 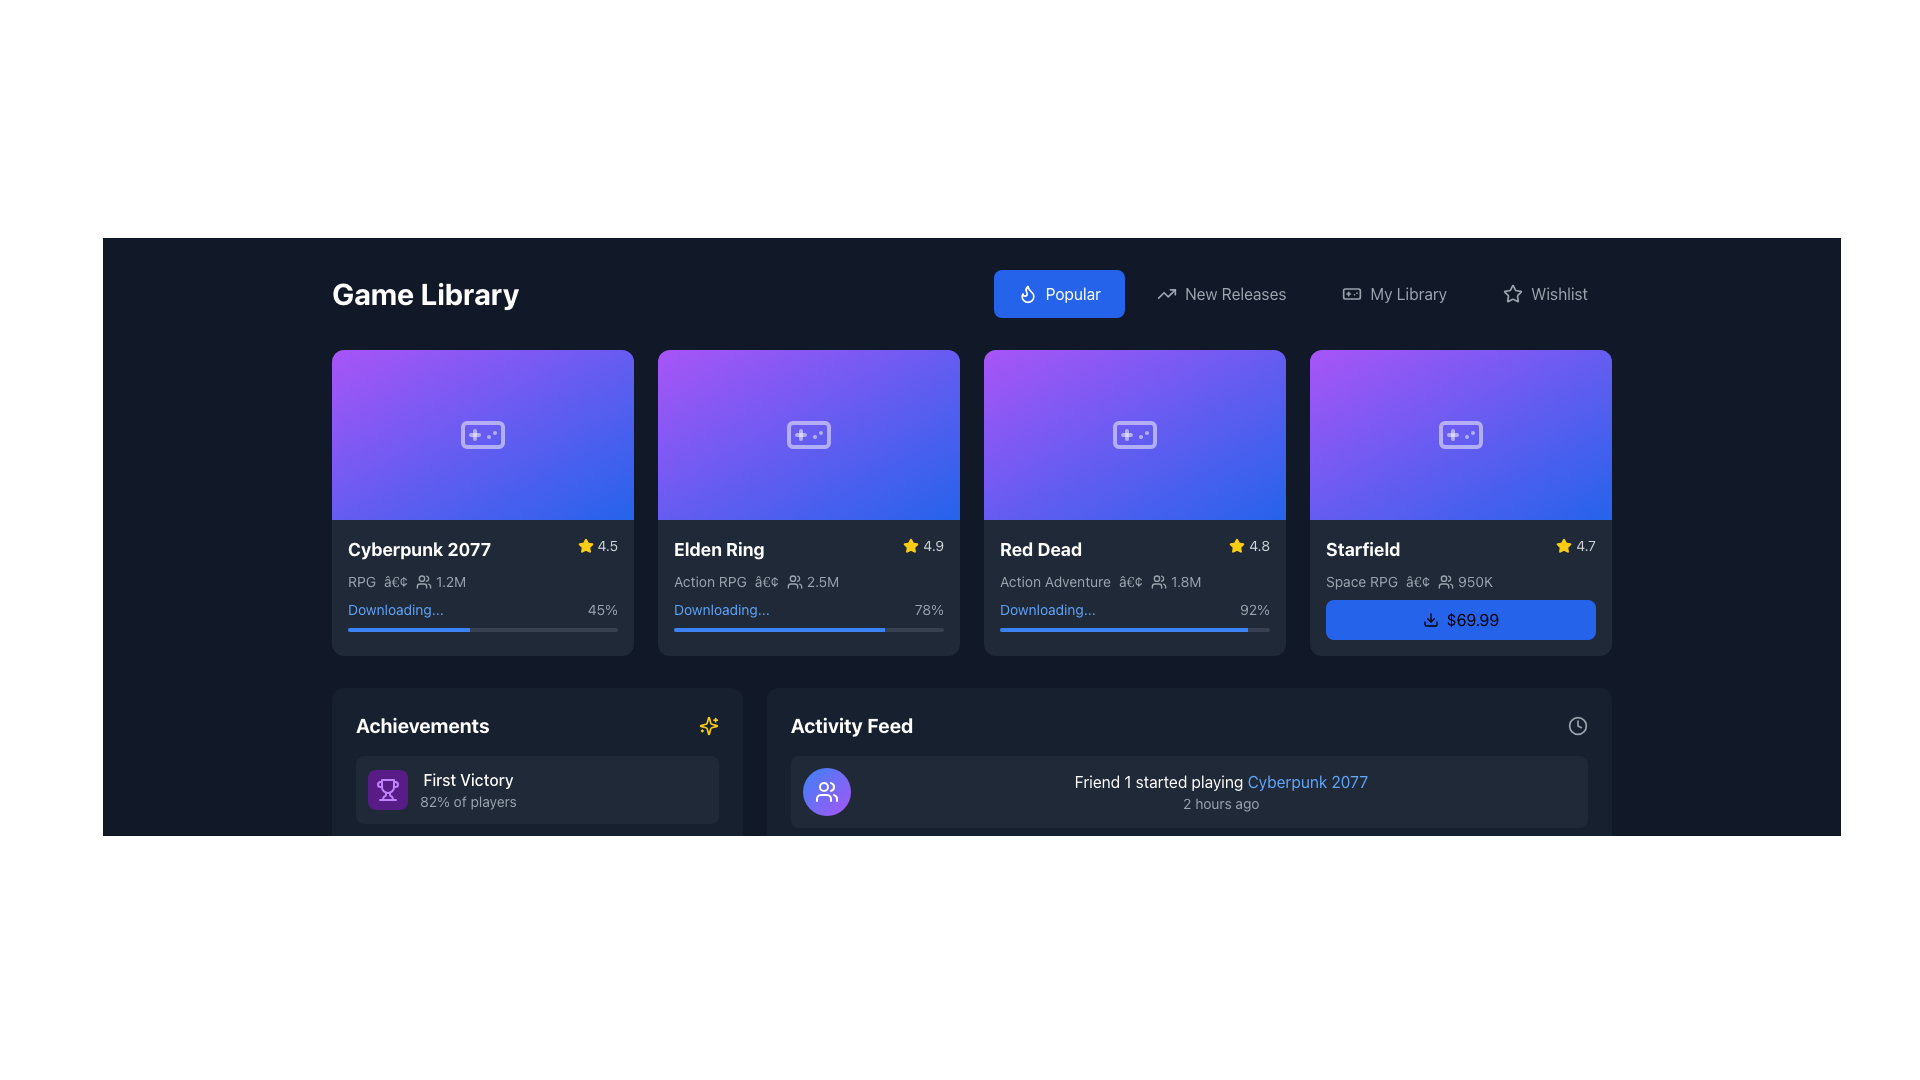 I want to click on the current progress of the download represented by the filled portion of the progress bar for the 'Red Dead' game, located below the 'Downloading...' text and above the '92%' percentage in the Game Library section, so click(x=1124, y=628).